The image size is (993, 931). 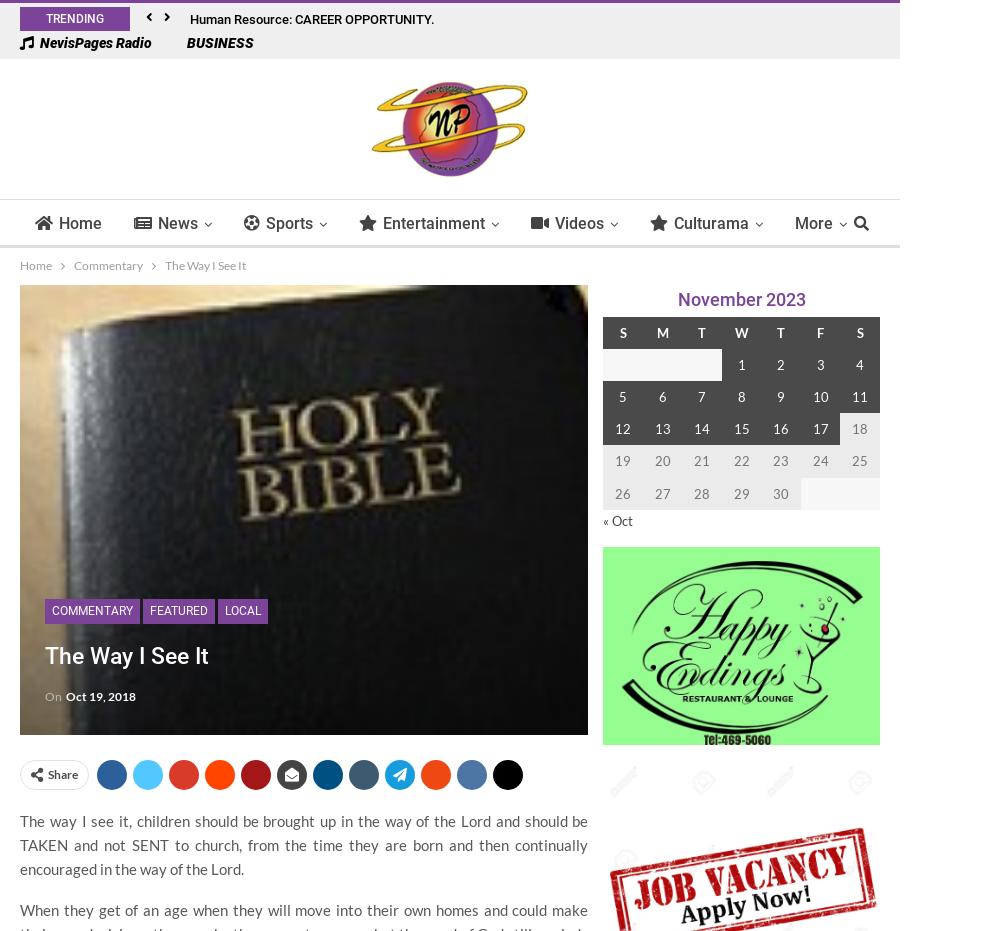 I want to click on '28', so click(x=700, y=492).